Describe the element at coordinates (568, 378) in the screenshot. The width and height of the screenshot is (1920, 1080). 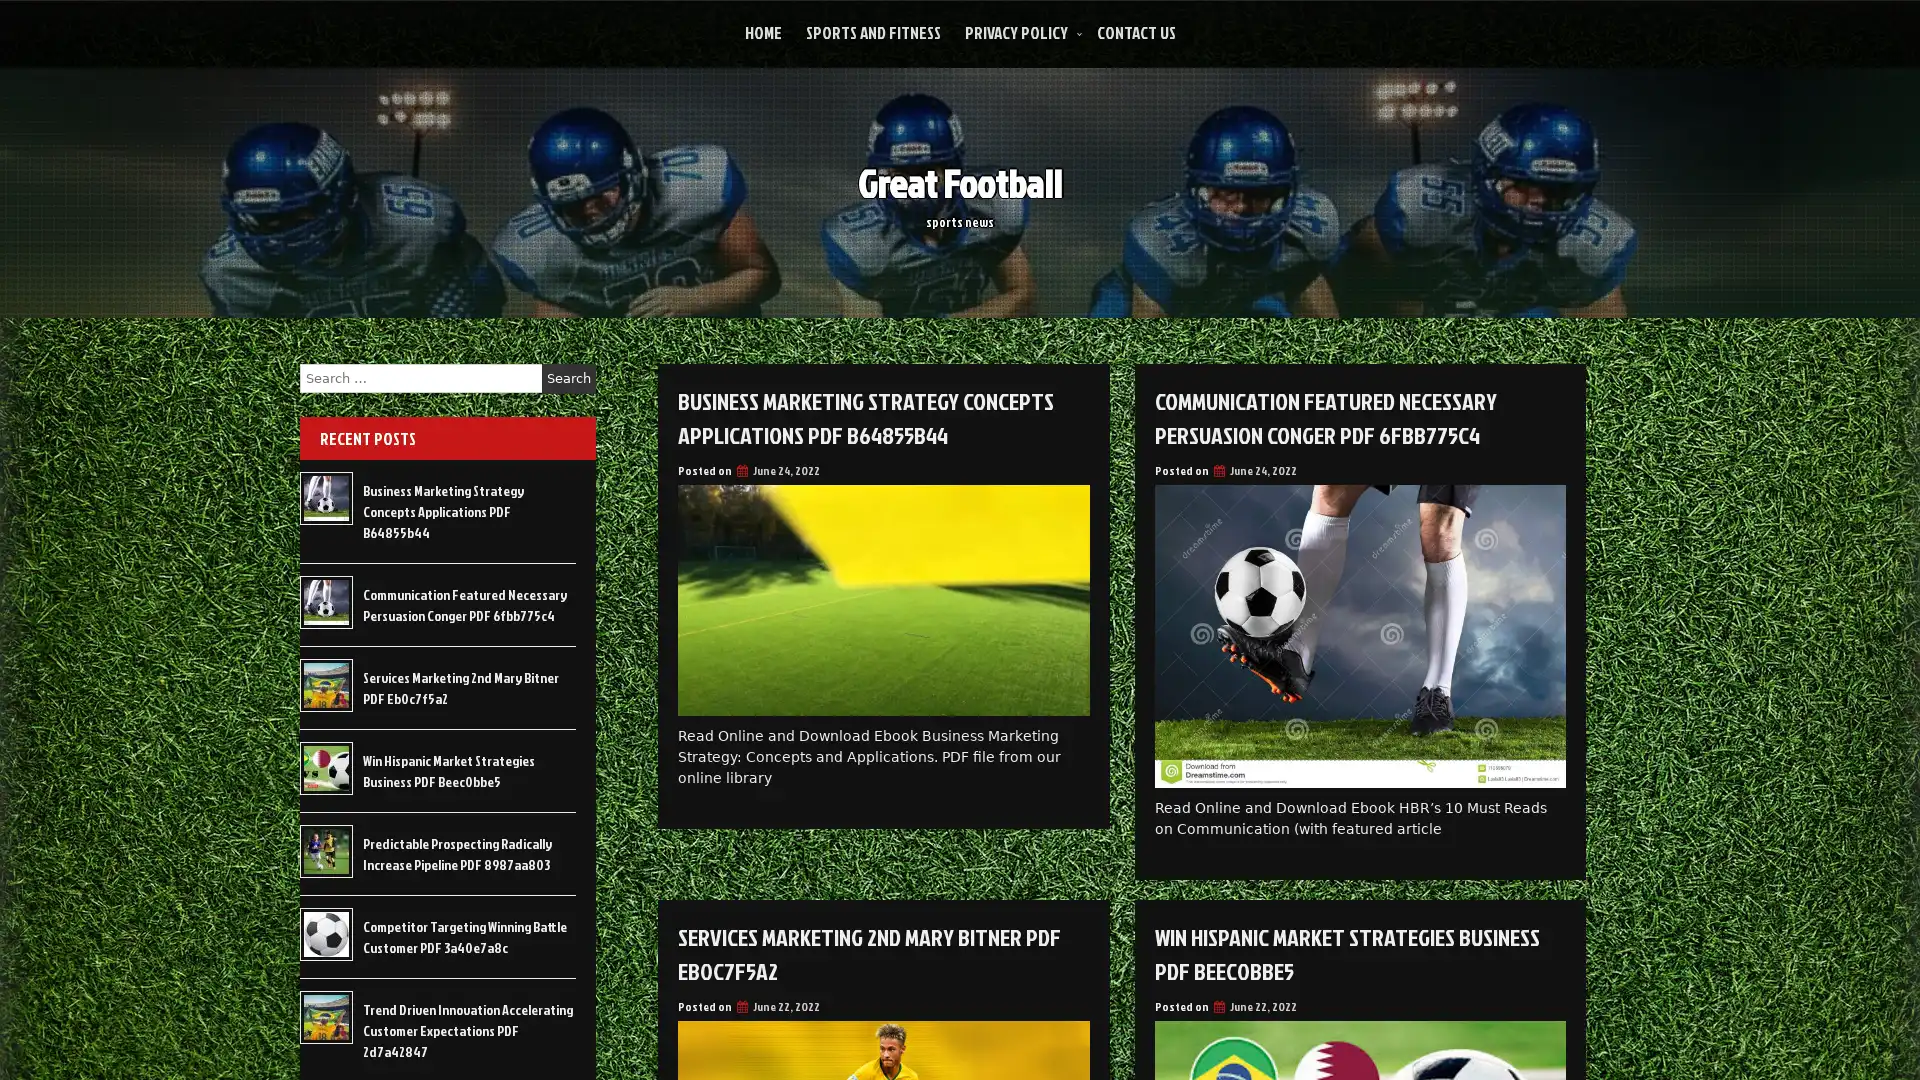
I see `Search` at that location.